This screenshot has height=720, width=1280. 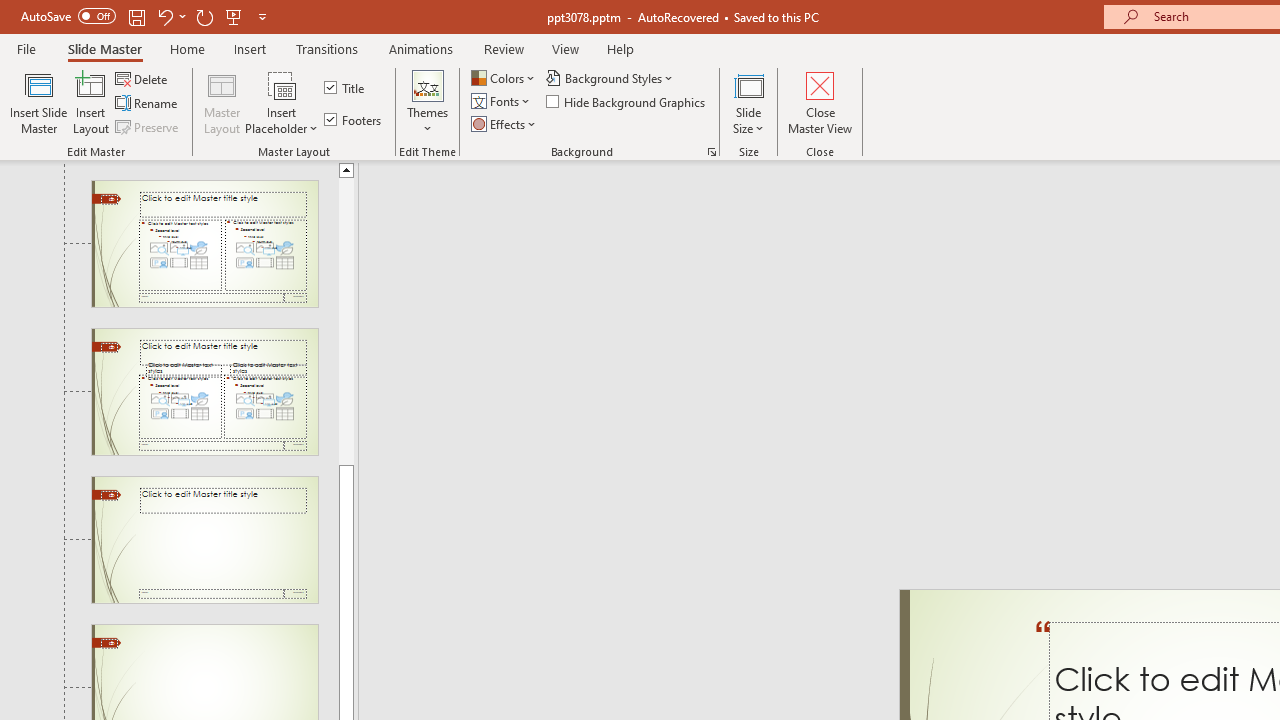 I want to click on 'Title', so click(x=346, y=86).